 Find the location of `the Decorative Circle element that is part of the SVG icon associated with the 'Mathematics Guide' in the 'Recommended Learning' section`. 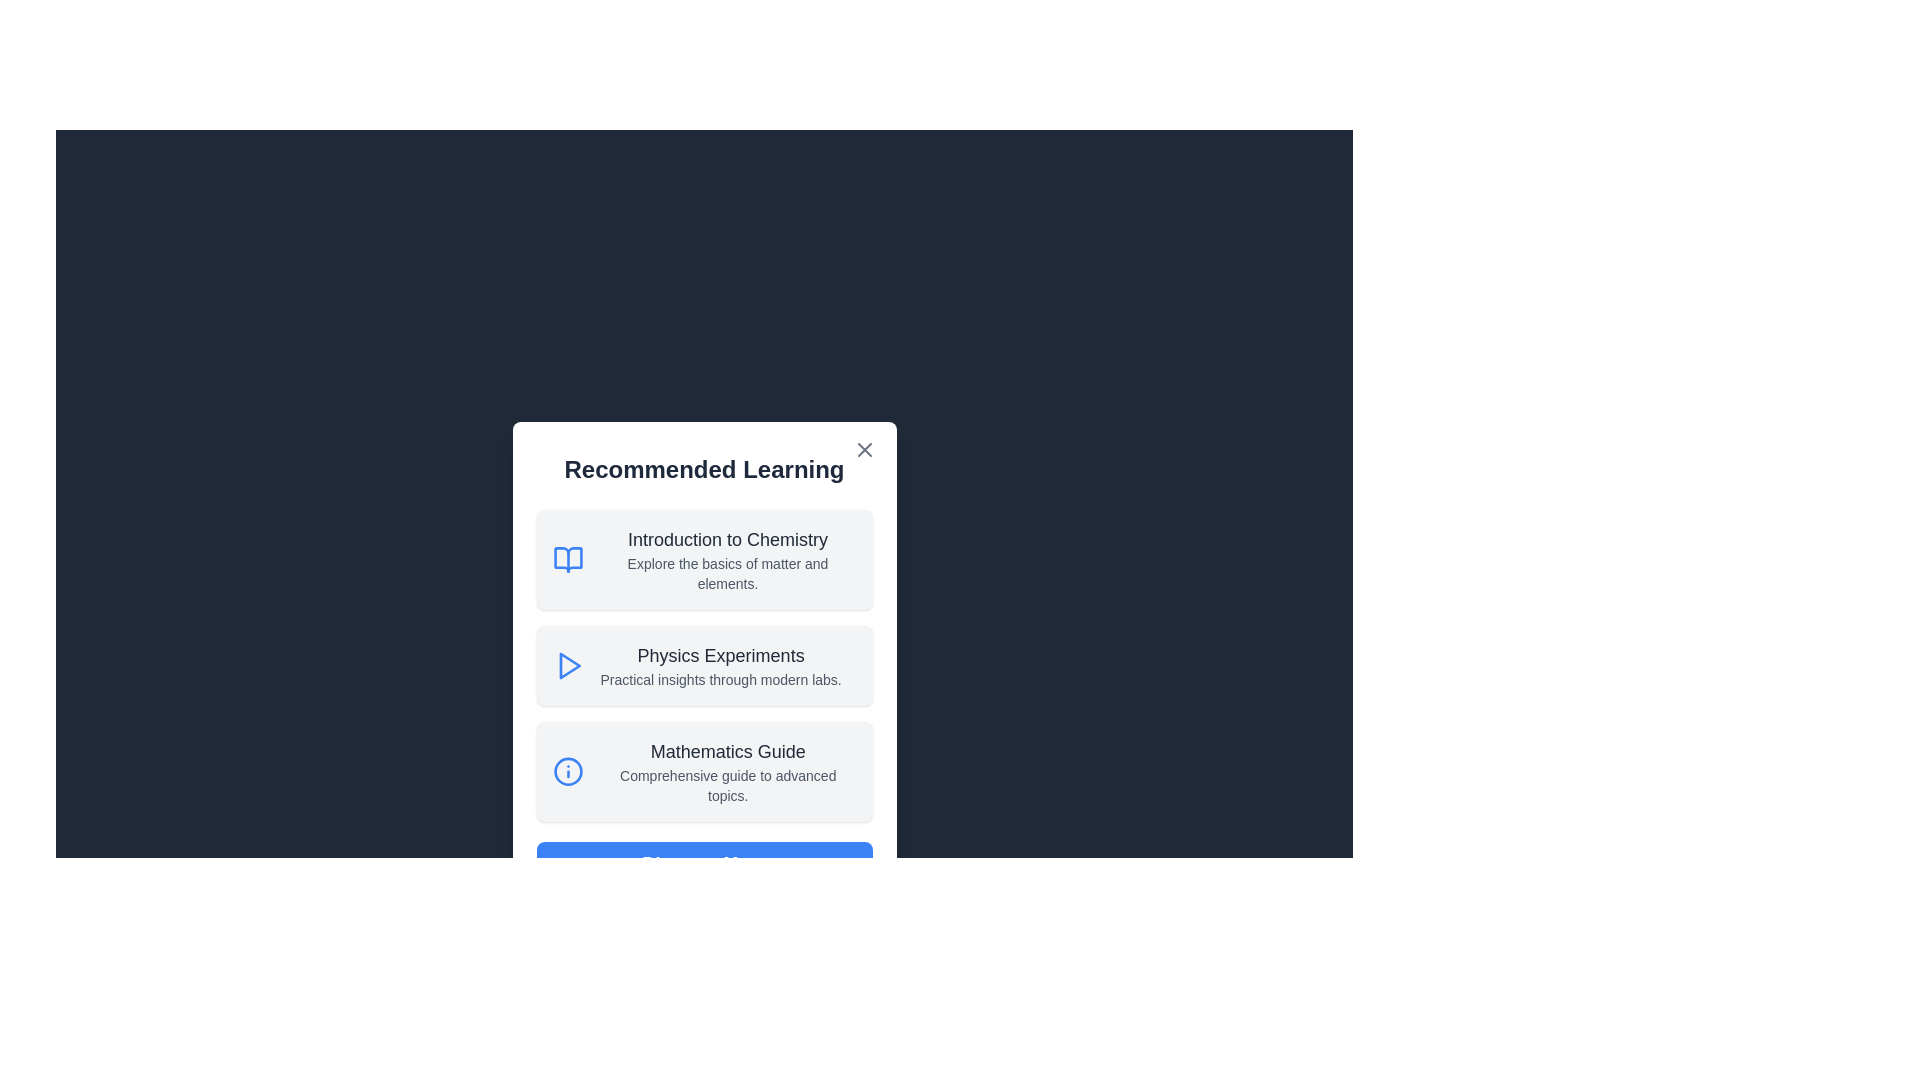

the Decorative Circle element that is part of the SVG icon associated with the 'Mathematics Guide' in the 'Recommended Learning' section is located at coordinates (567, 770).